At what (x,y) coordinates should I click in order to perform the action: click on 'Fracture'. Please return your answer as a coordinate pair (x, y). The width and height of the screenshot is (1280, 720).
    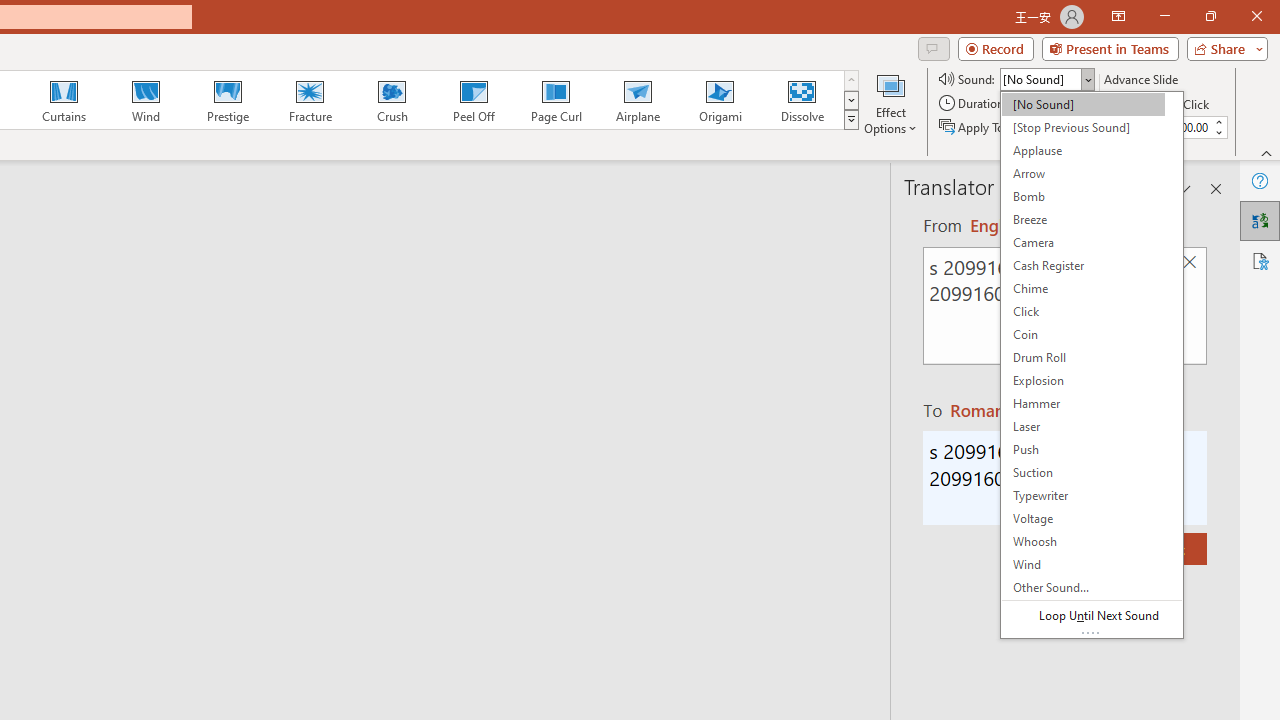
    Looking at the image, I should click on (308, 100).